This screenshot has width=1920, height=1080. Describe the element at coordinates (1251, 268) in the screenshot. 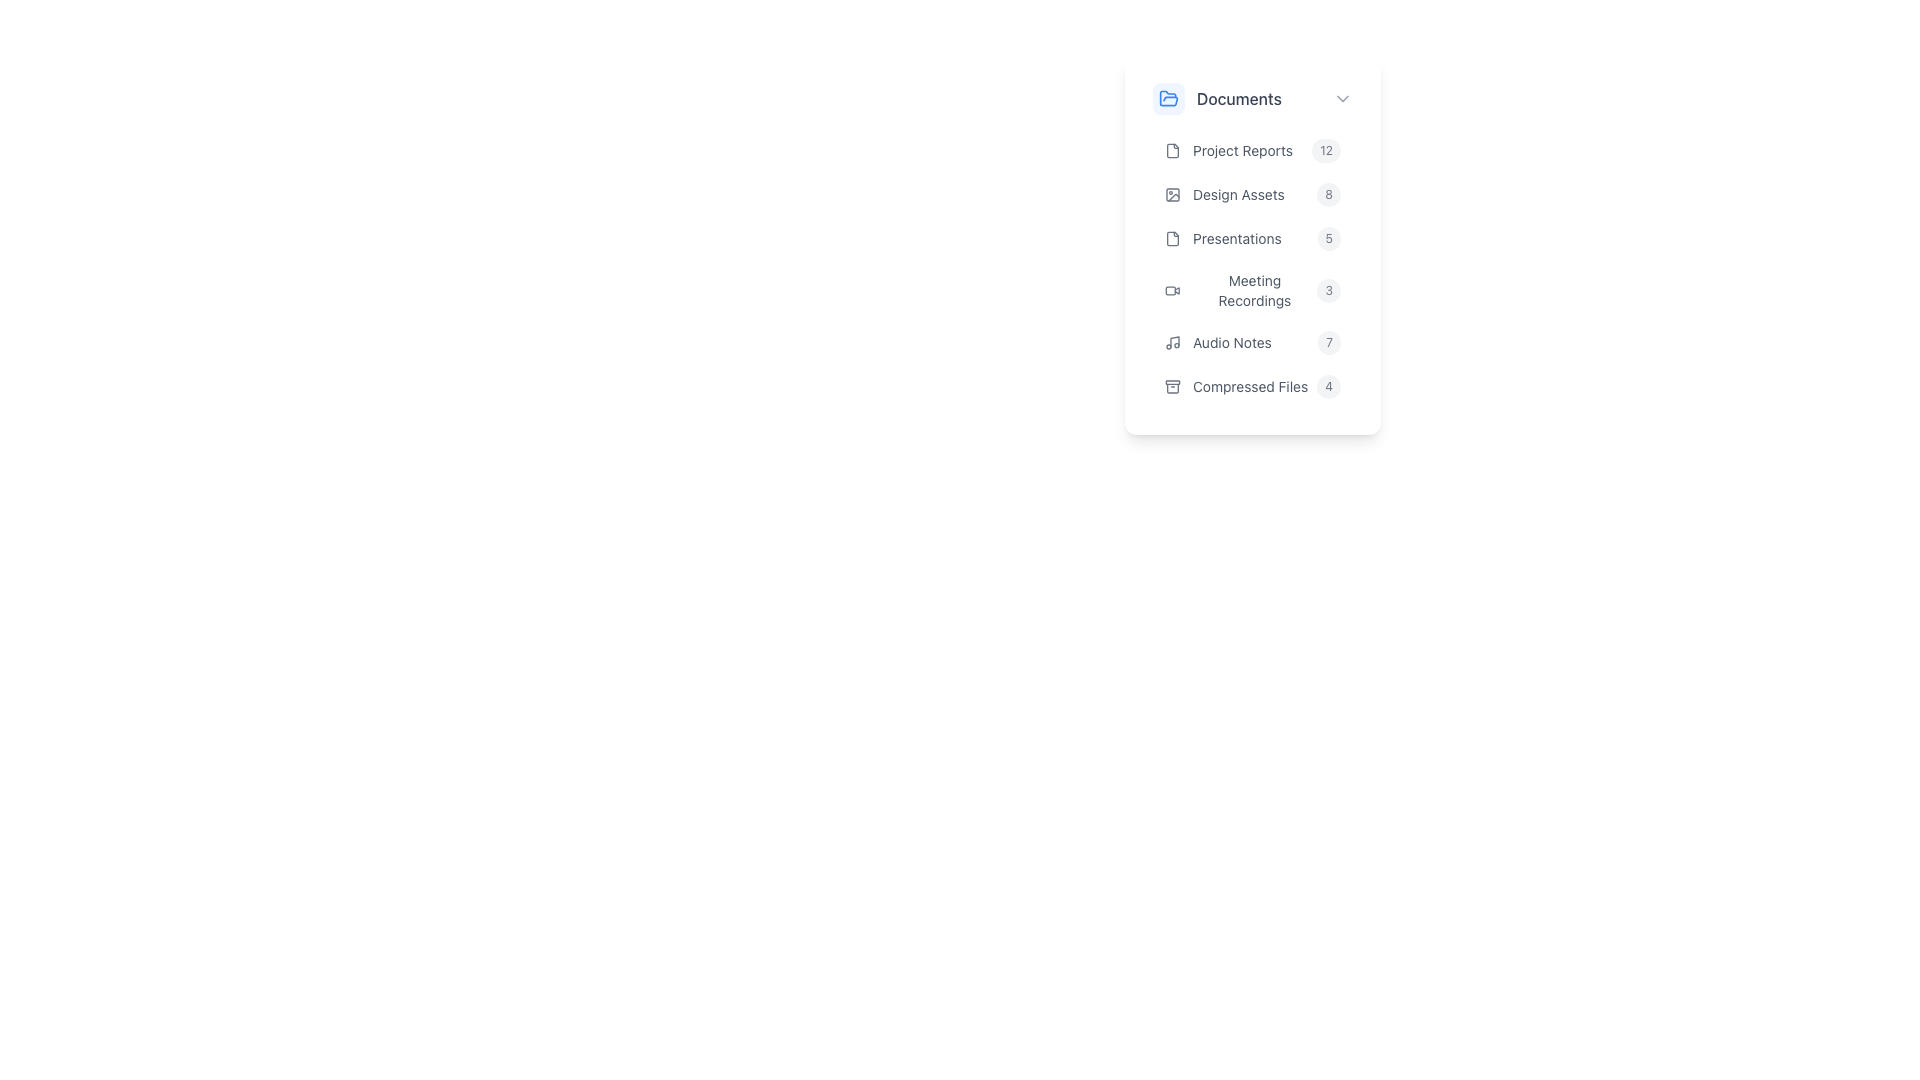

I see `on the 'Meeting Recordings 3' list item in the 'Documents' menu` at that location.